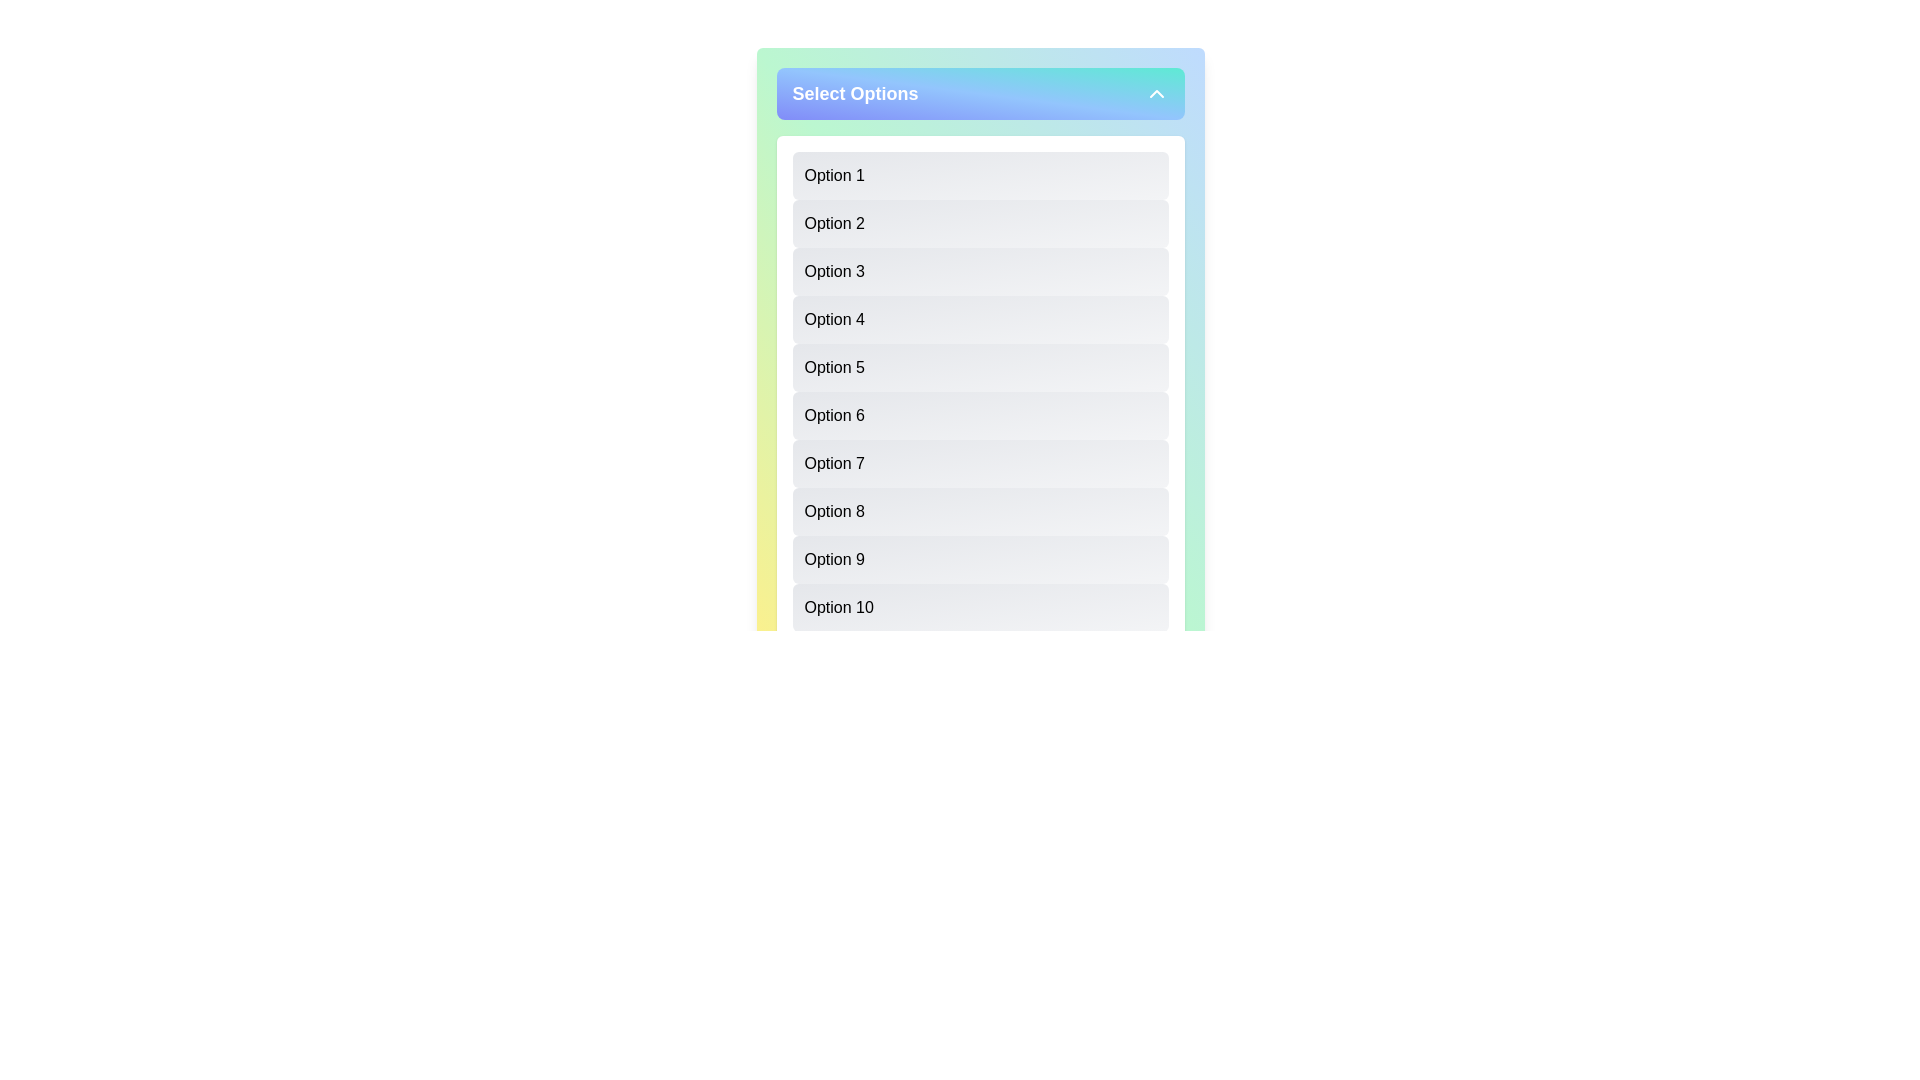 This screenshot has height=1080, width=1920. Describe the element at coordinates (1156, 93) in the screenshot. I see `the center of the Chevron Up Icon` at that location.